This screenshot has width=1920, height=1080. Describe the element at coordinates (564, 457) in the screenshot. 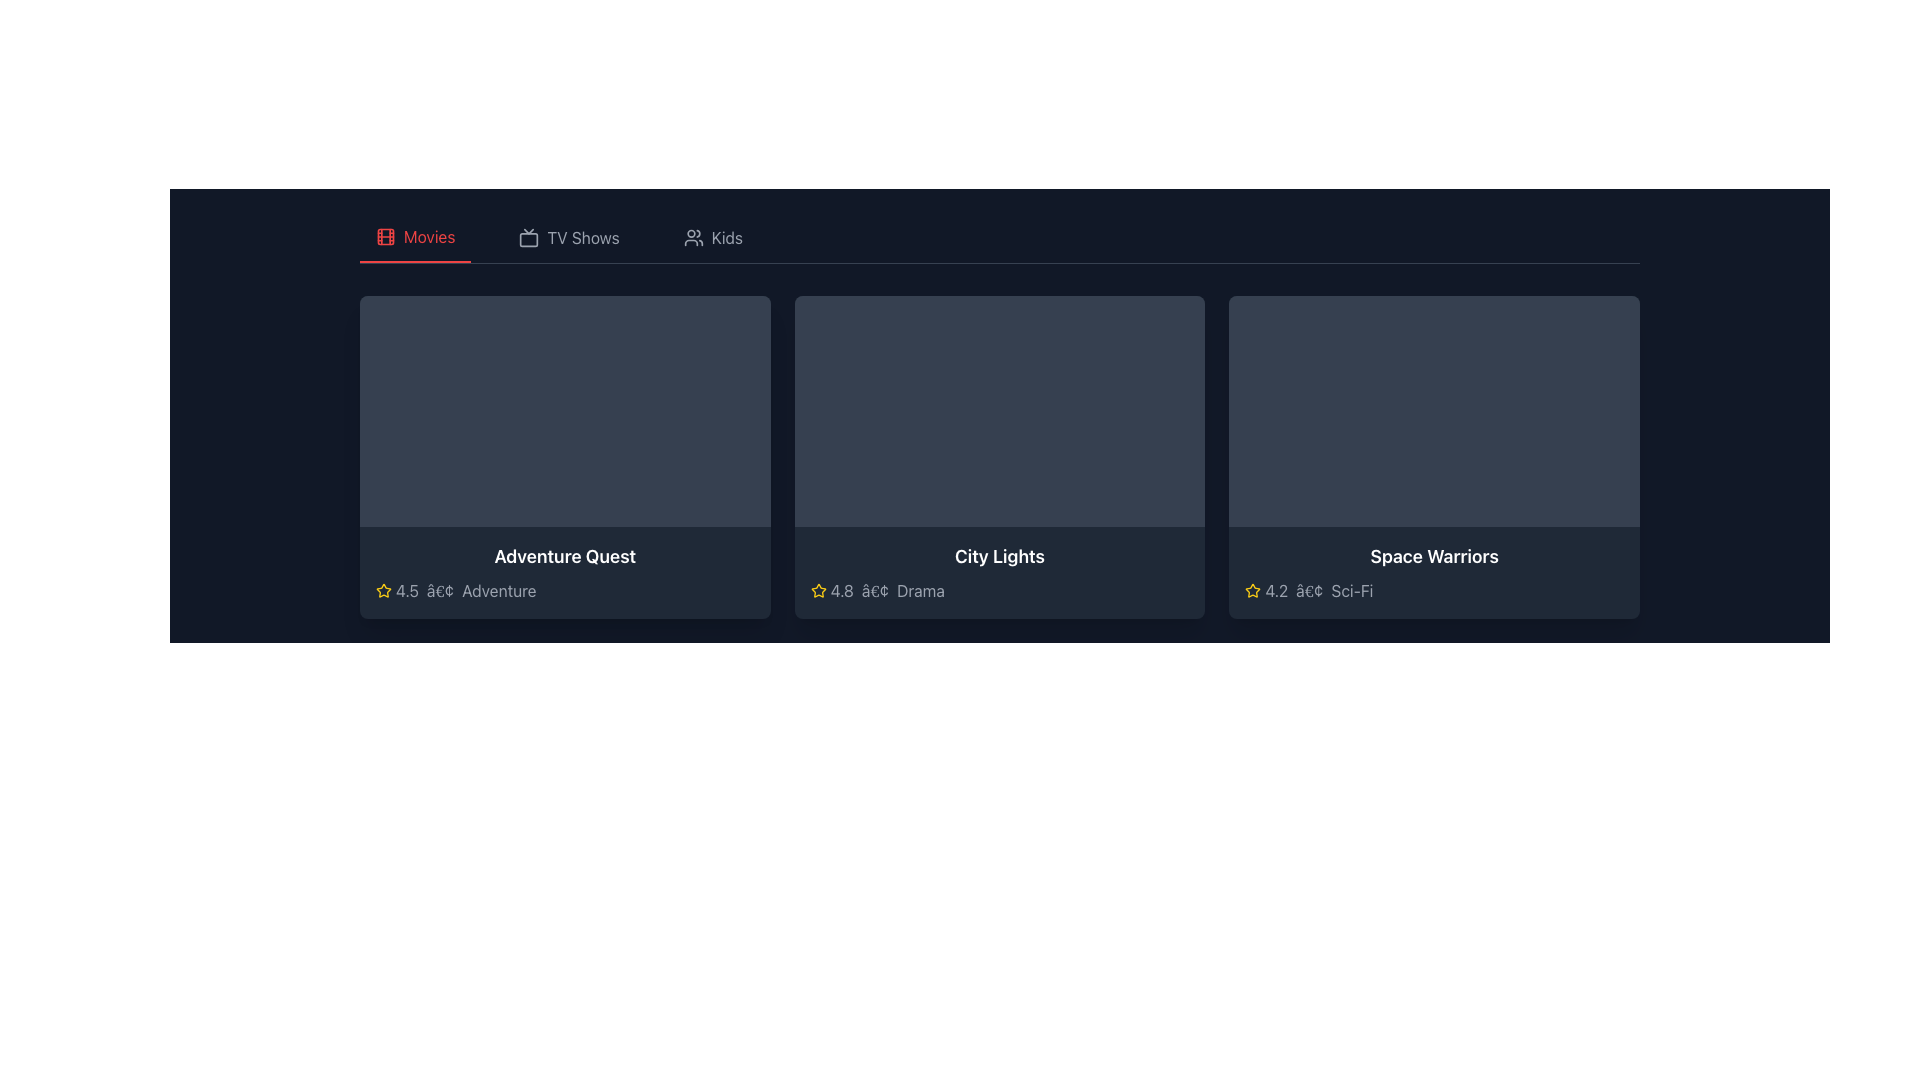

I see `the movie or show card located in the first position` at that location.